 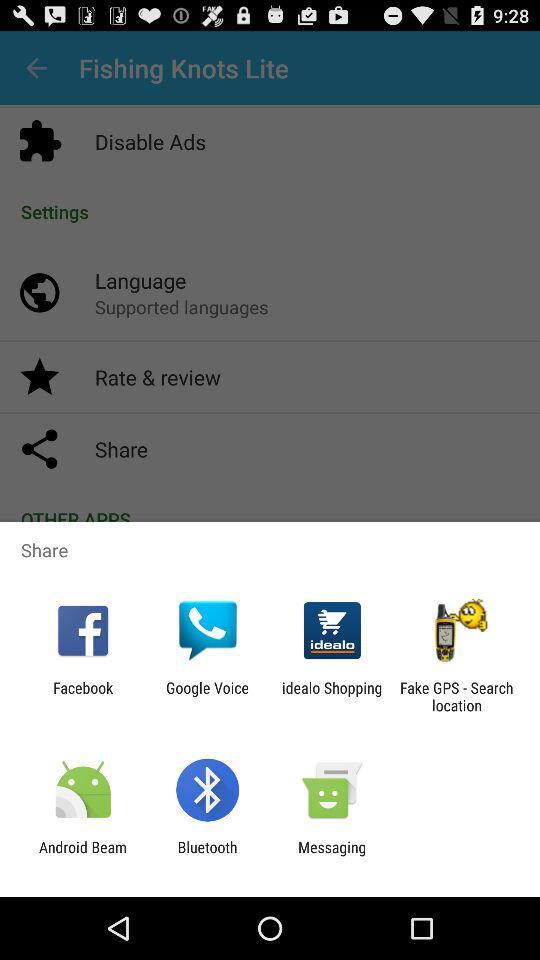 I want to click on the icon to the left of bluetooth app, so click(x=82, y=855).